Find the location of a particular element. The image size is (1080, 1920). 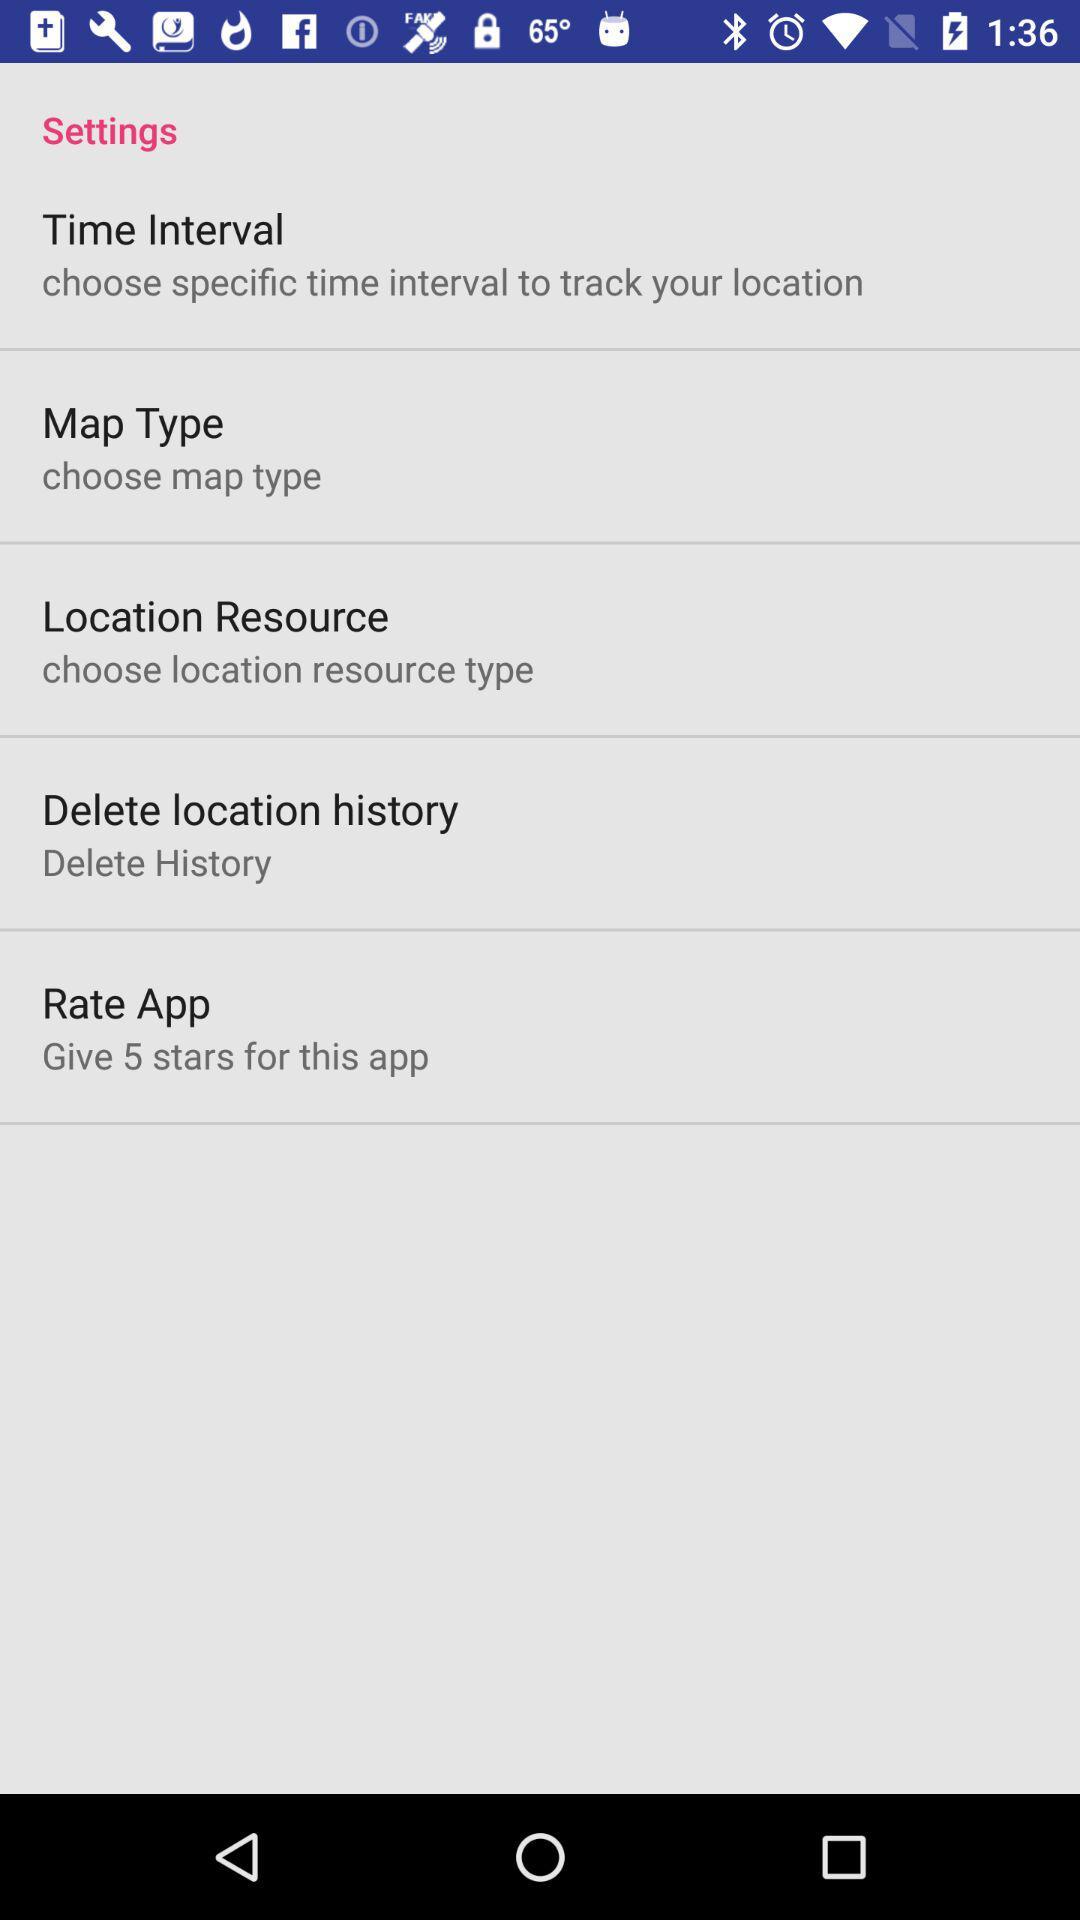

settings app is located at coordinates (540, 107).